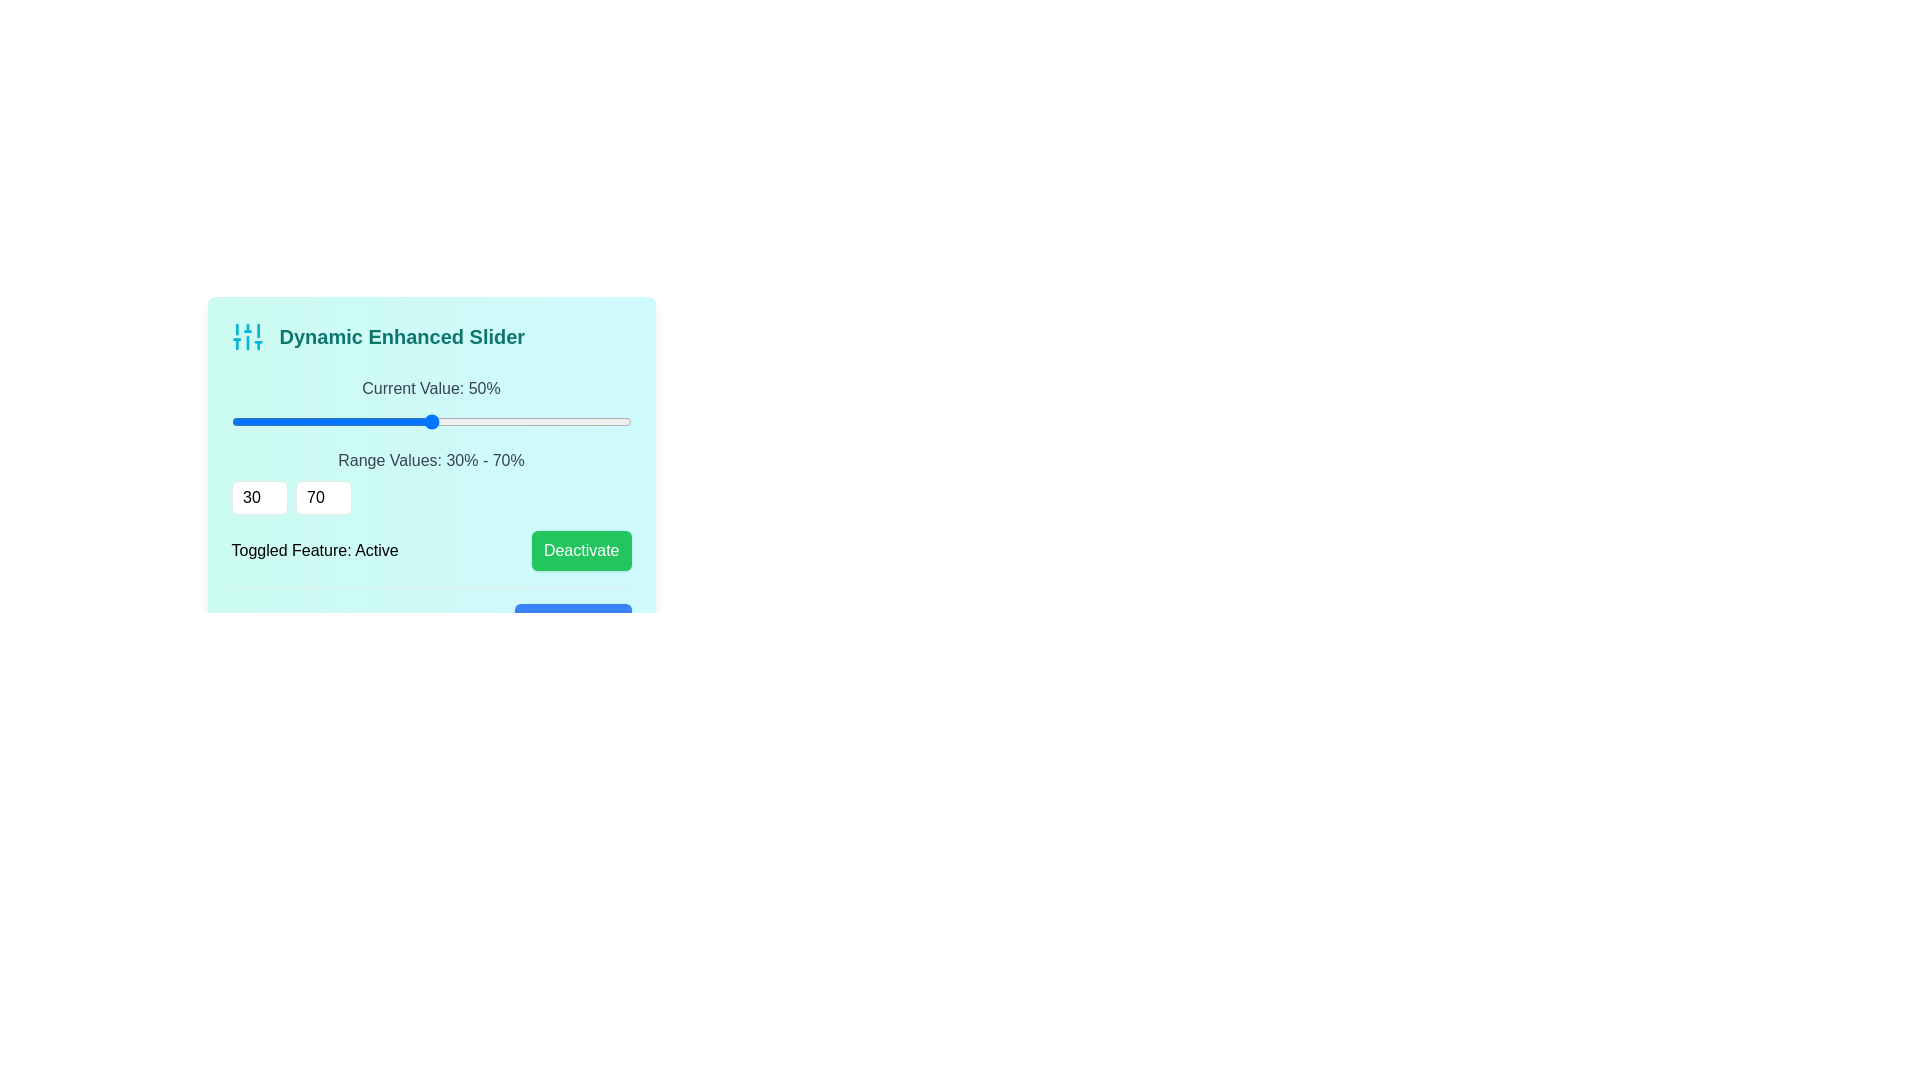 This screenshot has width=1920, height=1080. What do you see at coordinates (541, 623) in the screenshot?
I see `the Checkmark in Circle icon, which is located to the left of the 'Confirm' button within a blue button at the lower part of the interface` at bounding box center [541, 623].